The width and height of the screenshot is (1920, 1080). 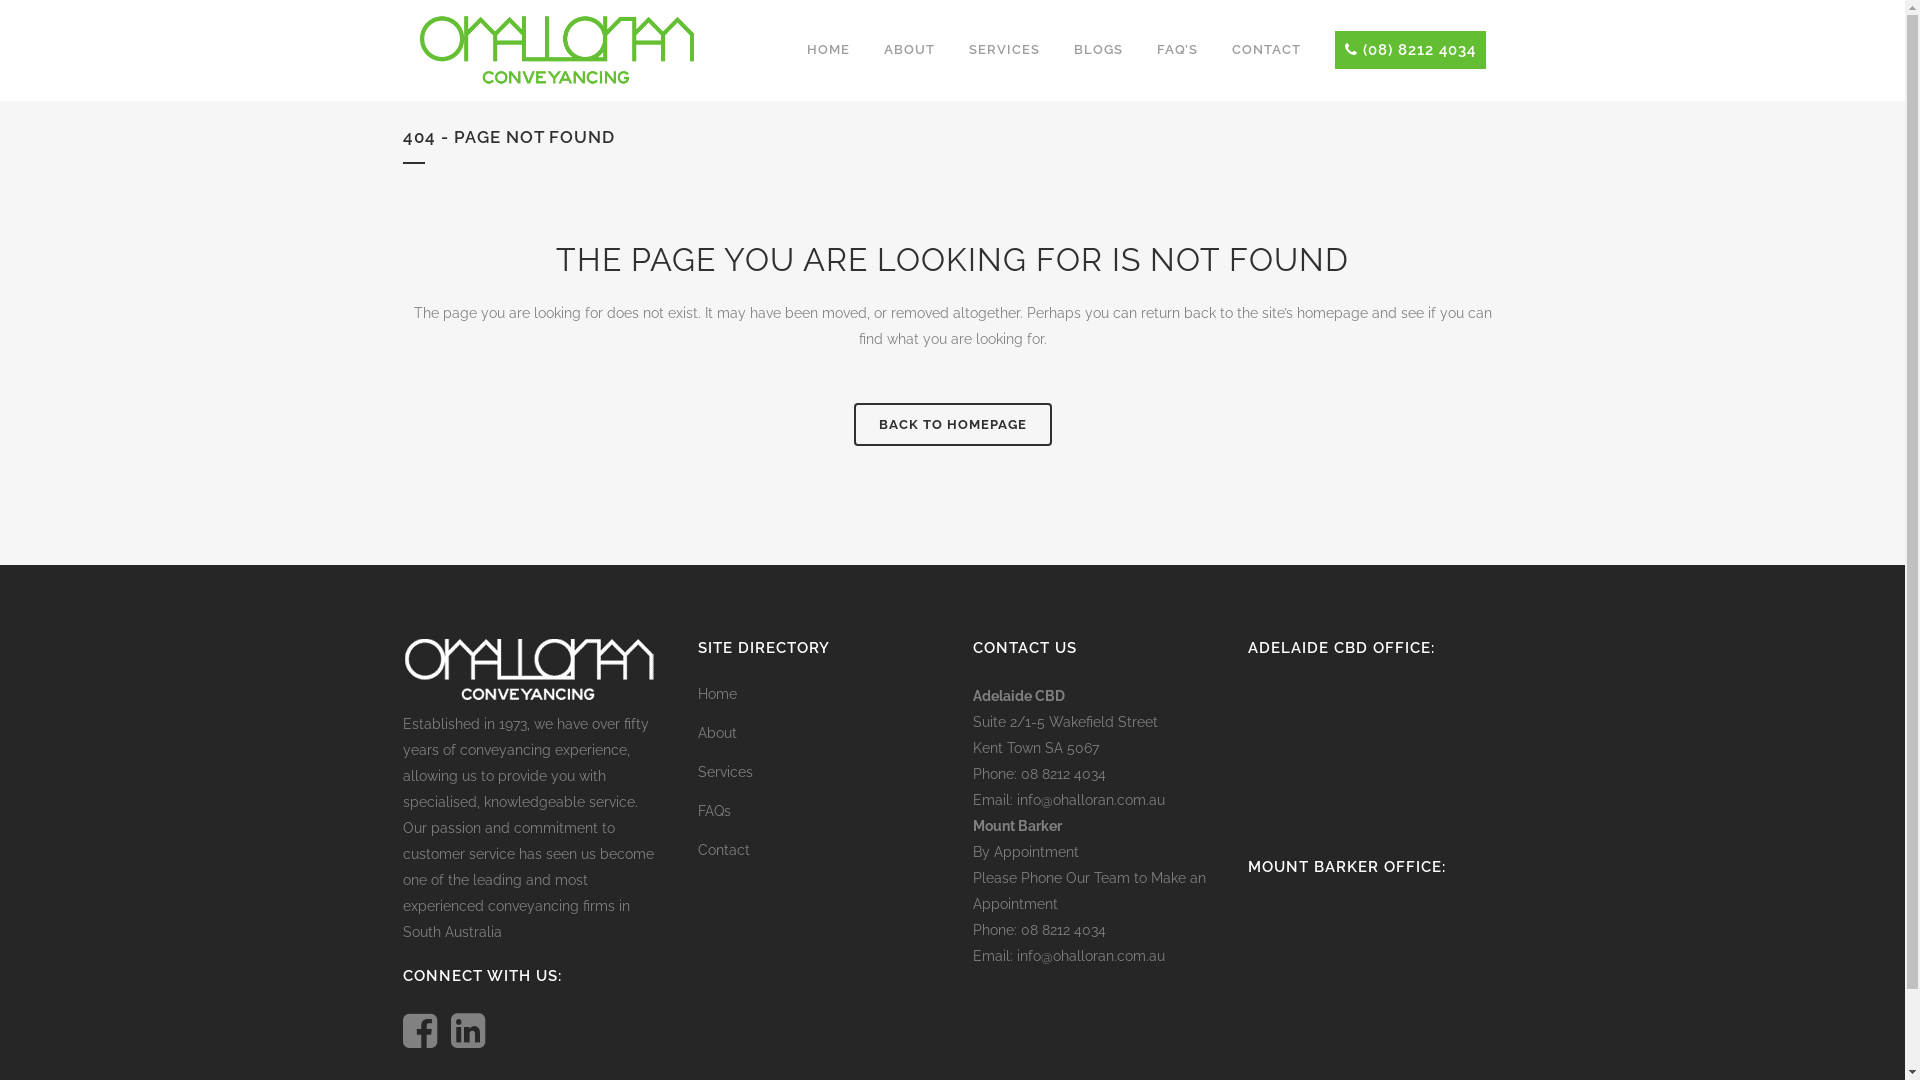 I want to click on 'HOME', so click(x=828, y=49).